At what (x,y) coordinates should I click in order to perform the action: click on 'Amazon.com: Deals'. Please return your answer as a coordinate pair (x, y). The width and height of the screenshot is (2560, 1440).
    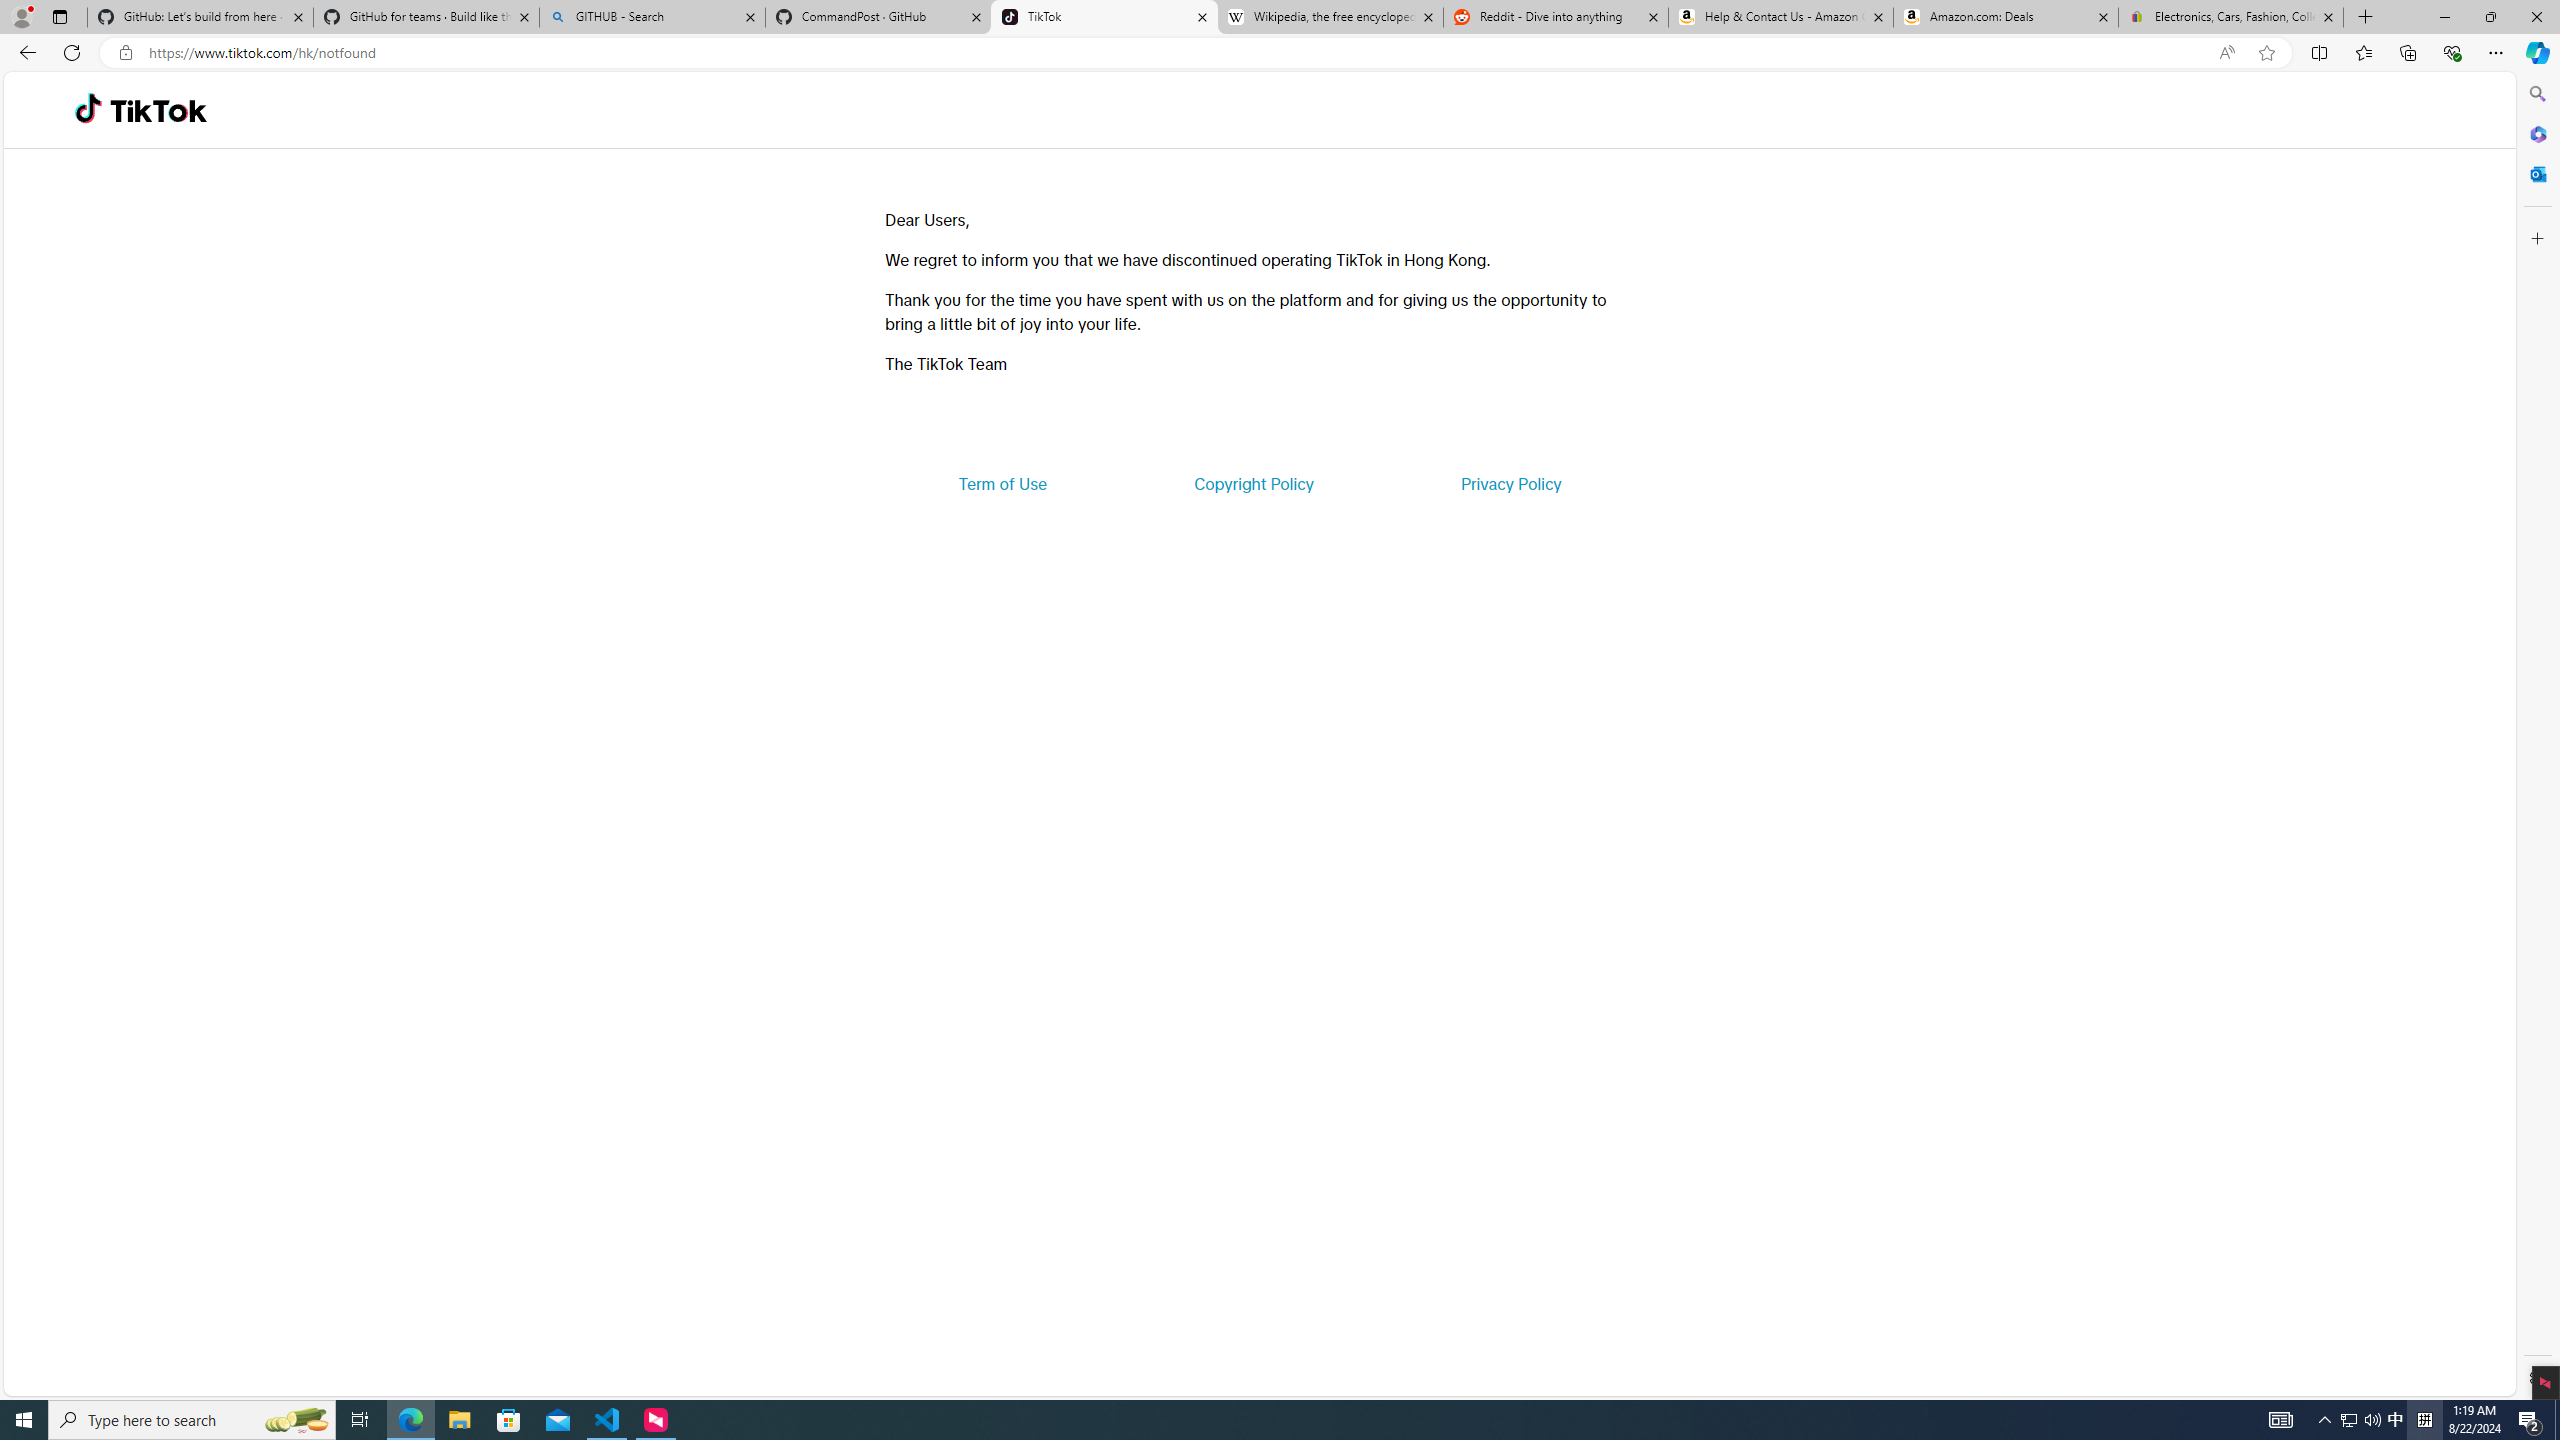
    Looking at the image, I should click on (2005, 16).